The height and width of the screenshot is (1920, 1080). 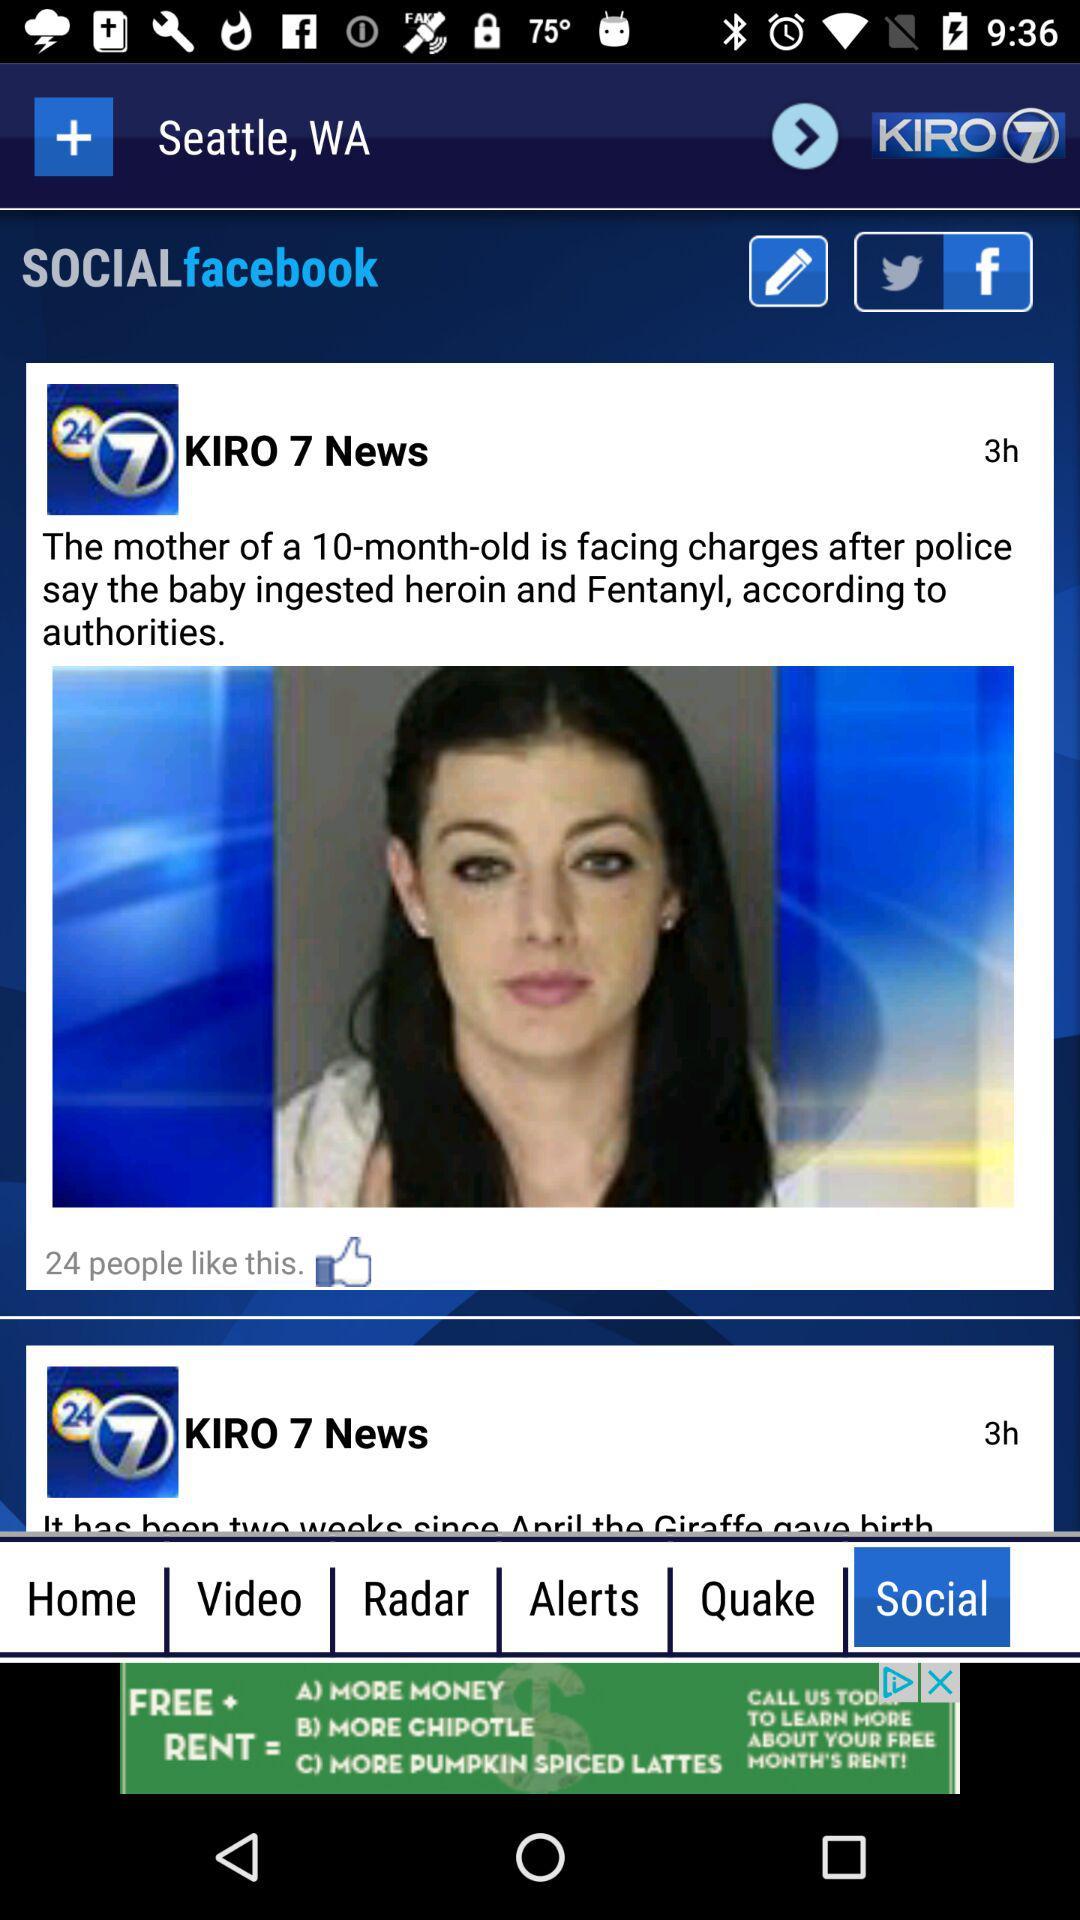 What do you see at coordinates (804, 135) in the screenshot?
I see `forward option` at bounding box center [804, 135].